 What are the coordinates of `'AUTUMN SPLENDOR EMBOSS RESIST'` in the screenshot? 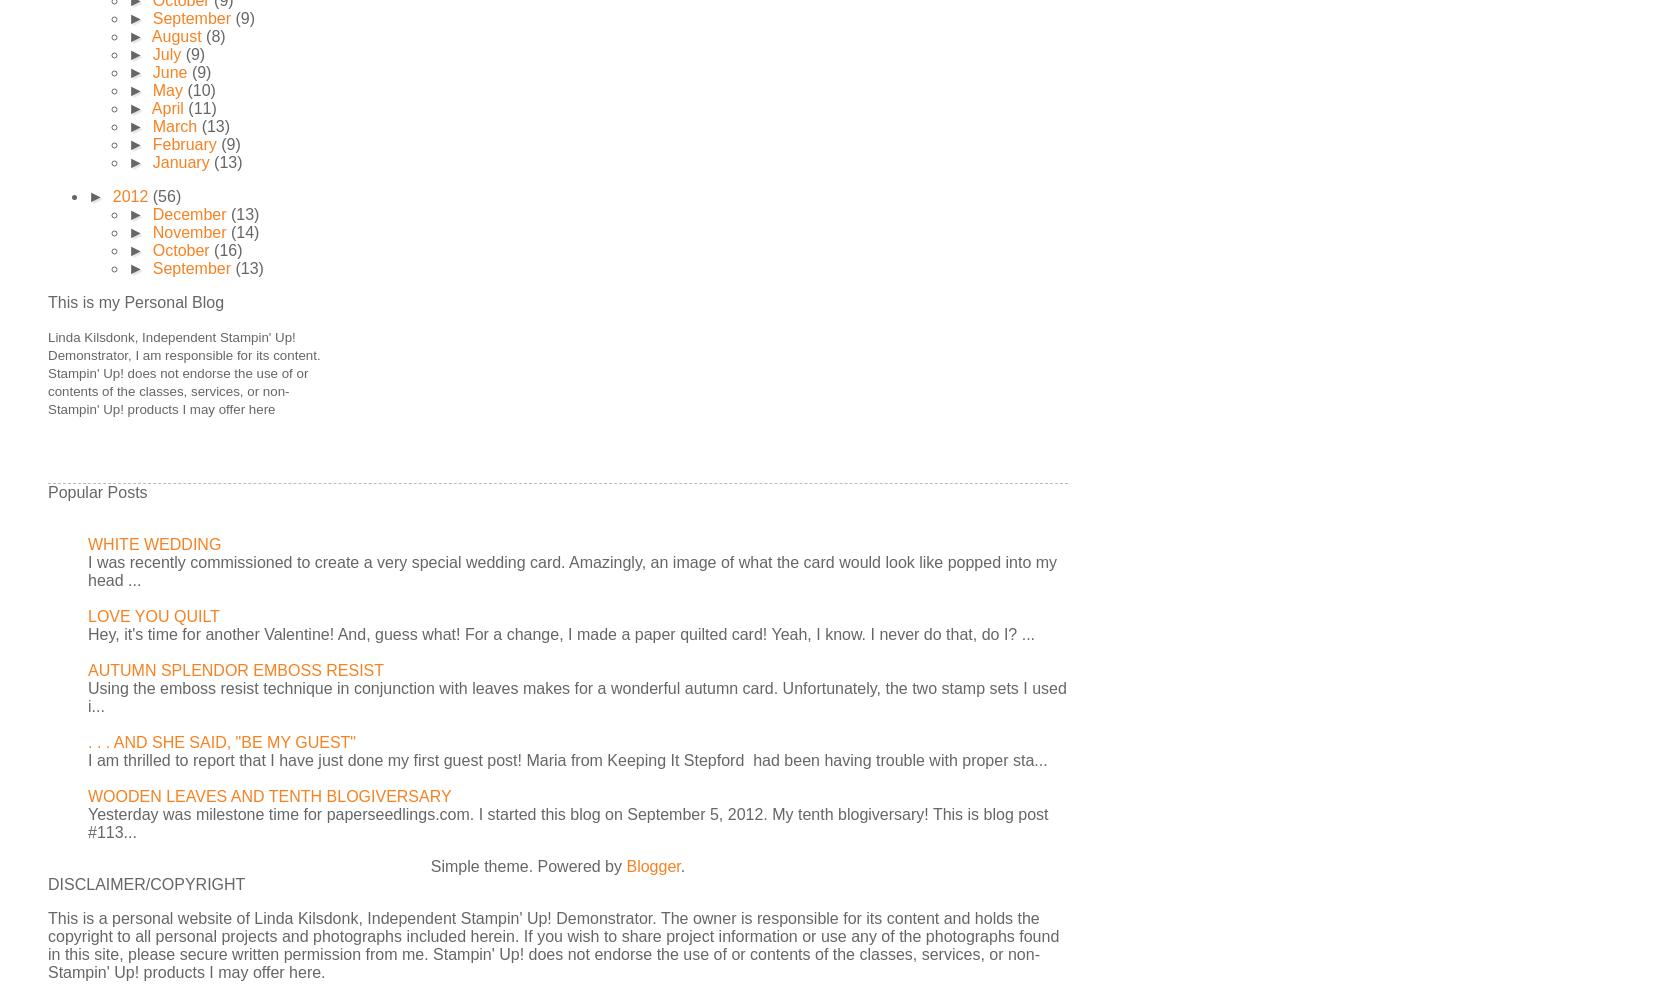 It's located at (235, 669).